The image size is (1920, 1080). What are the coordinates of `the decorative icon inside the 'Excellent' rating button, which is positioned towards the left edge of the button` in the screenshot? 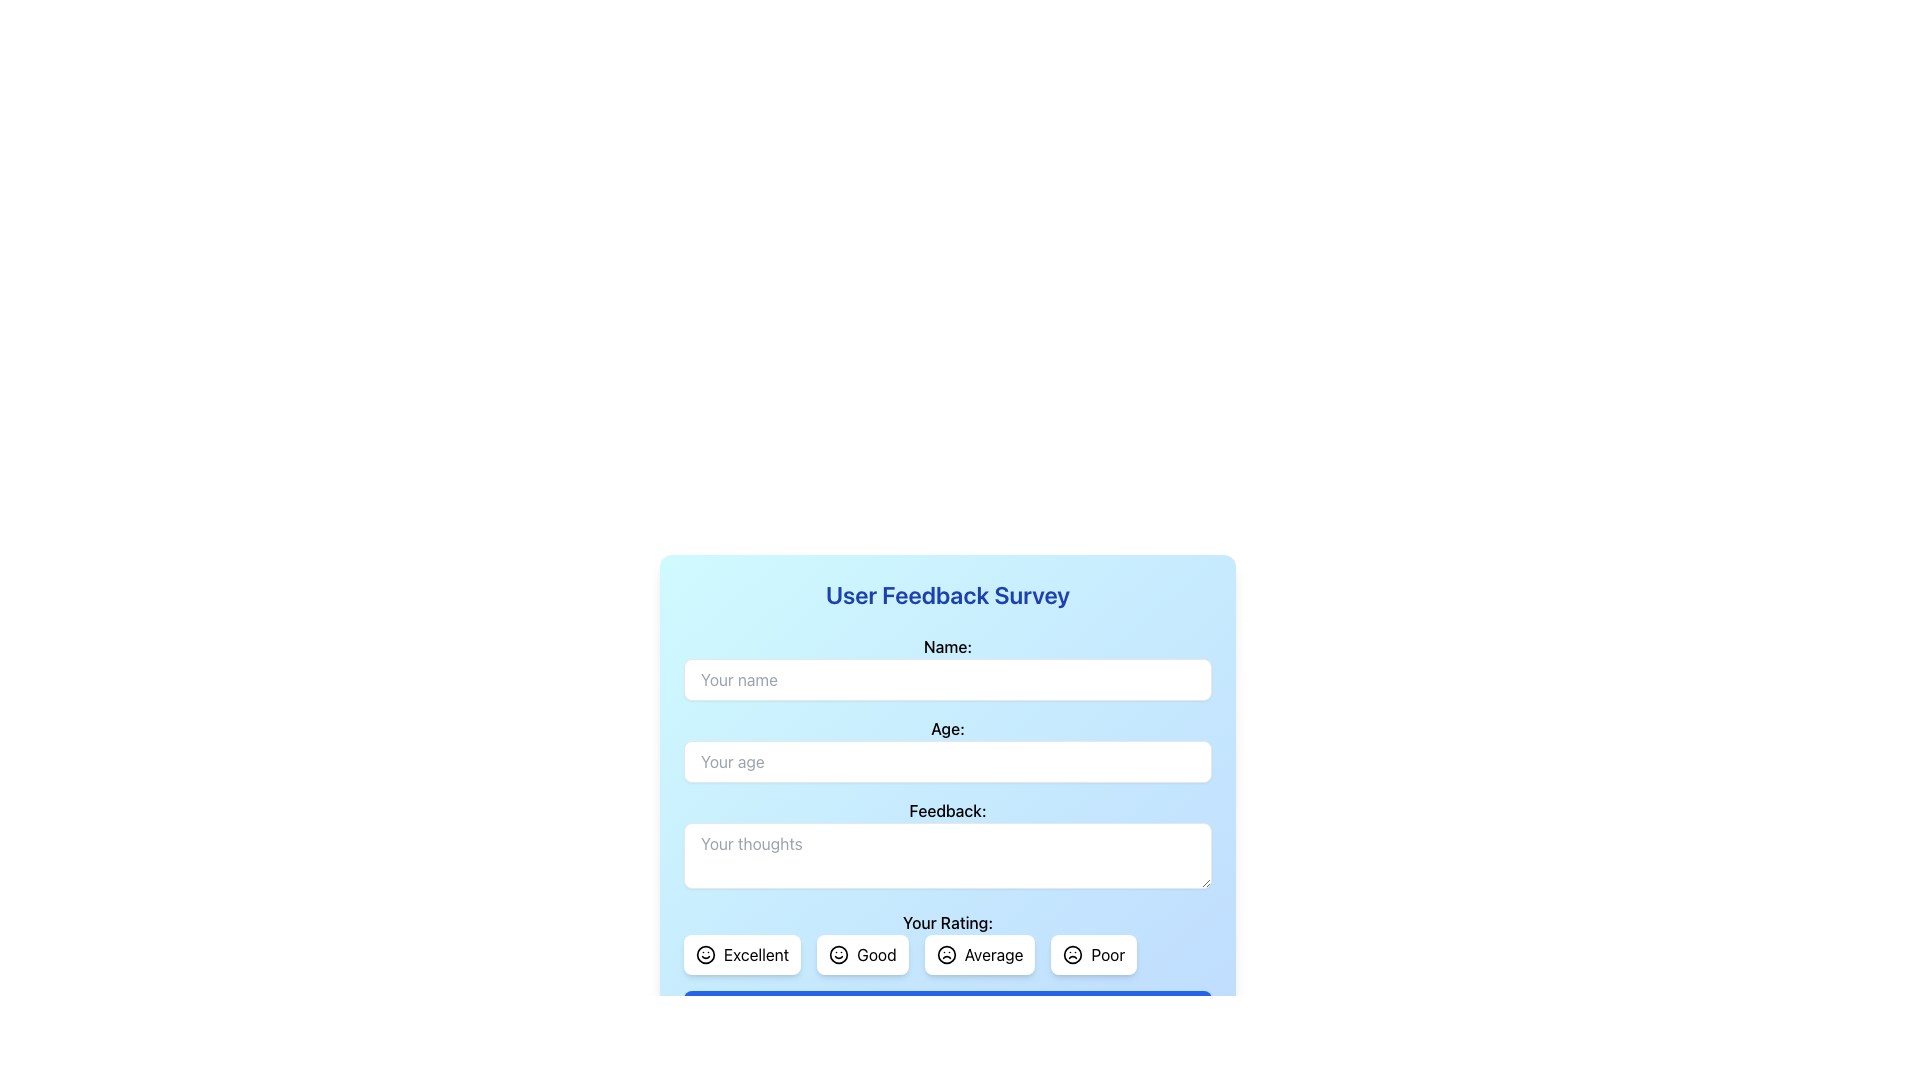 It's located at (705, 954).